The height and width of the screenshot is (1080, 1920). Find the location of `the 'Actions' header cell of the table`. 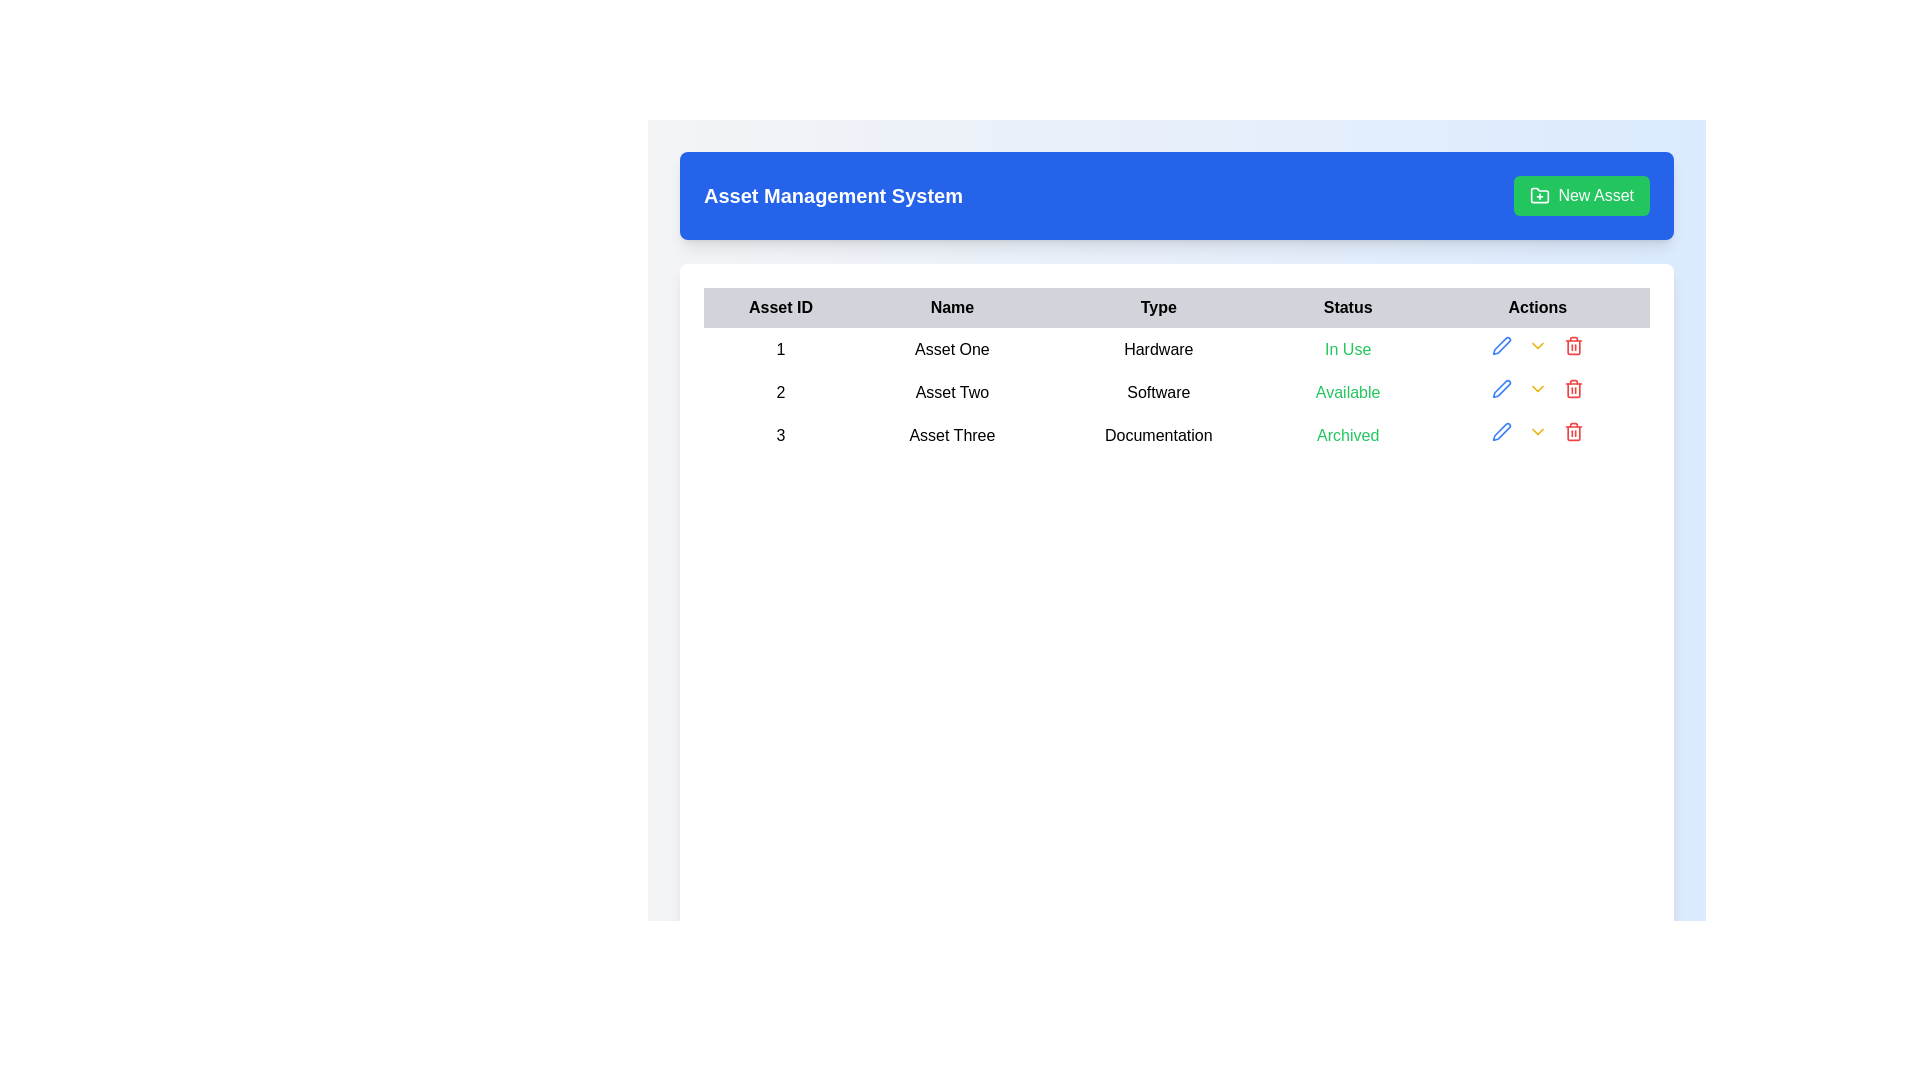

the 'Actions' header cell of the table is located at coordinates (1536, 308).